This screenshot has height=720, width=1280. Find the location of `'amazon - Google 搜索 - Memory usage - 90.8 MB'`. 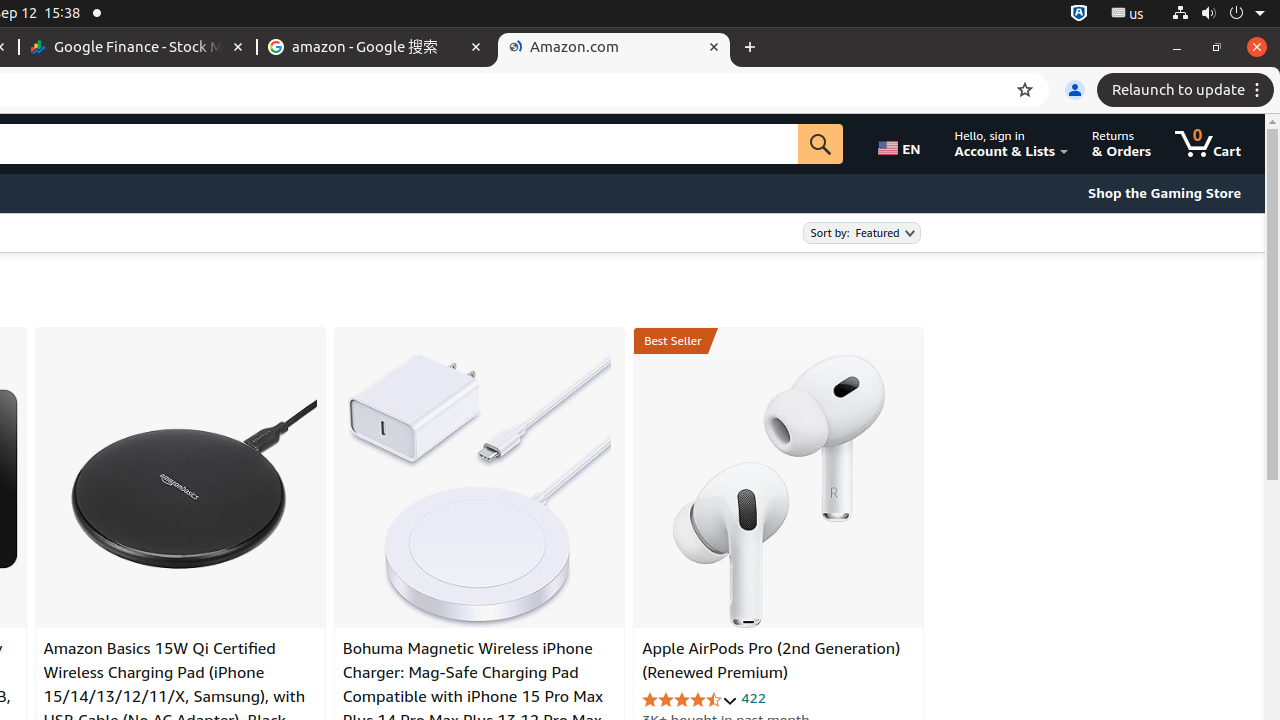

'amazon - Google 搜索 - Memory usage - 90.8 MB' is located at coordinates (376, 46).